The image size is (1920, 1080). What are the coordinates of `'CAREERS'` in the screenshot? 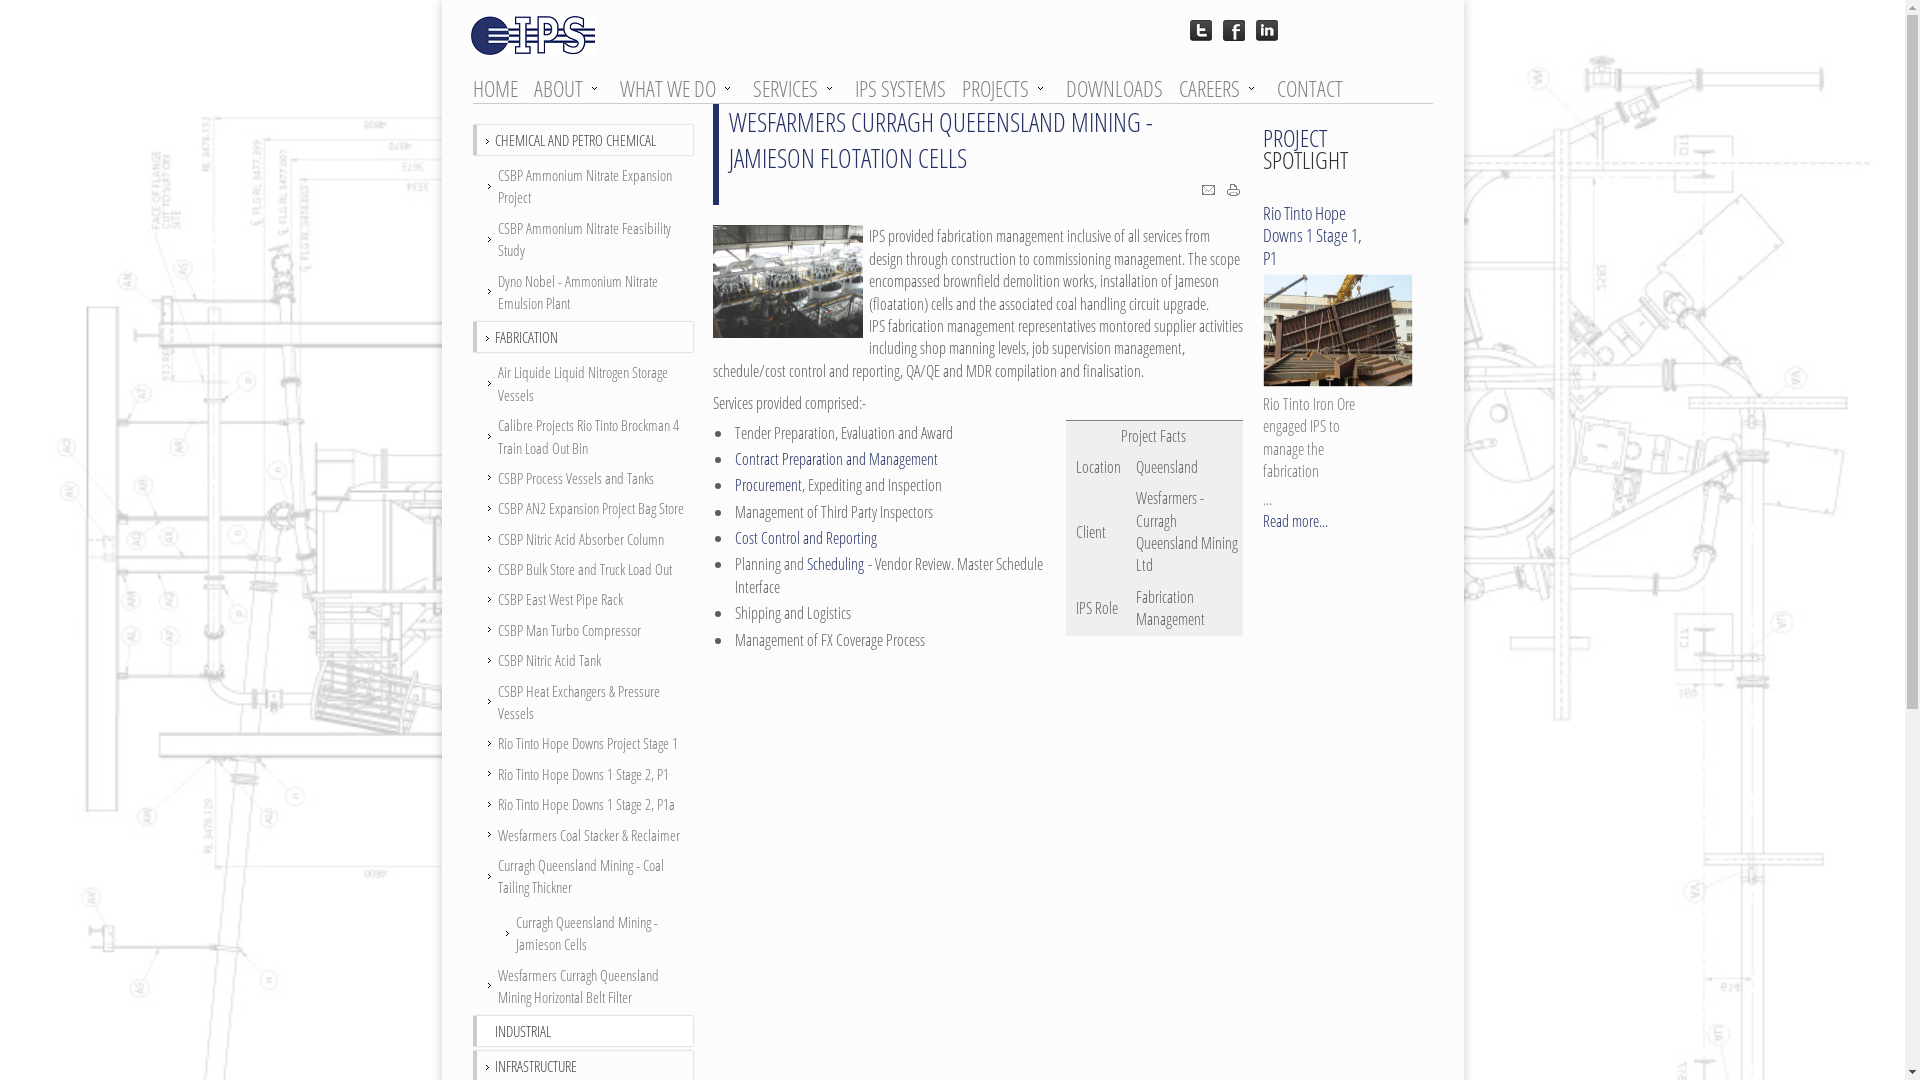 It's located at (1177, 87).